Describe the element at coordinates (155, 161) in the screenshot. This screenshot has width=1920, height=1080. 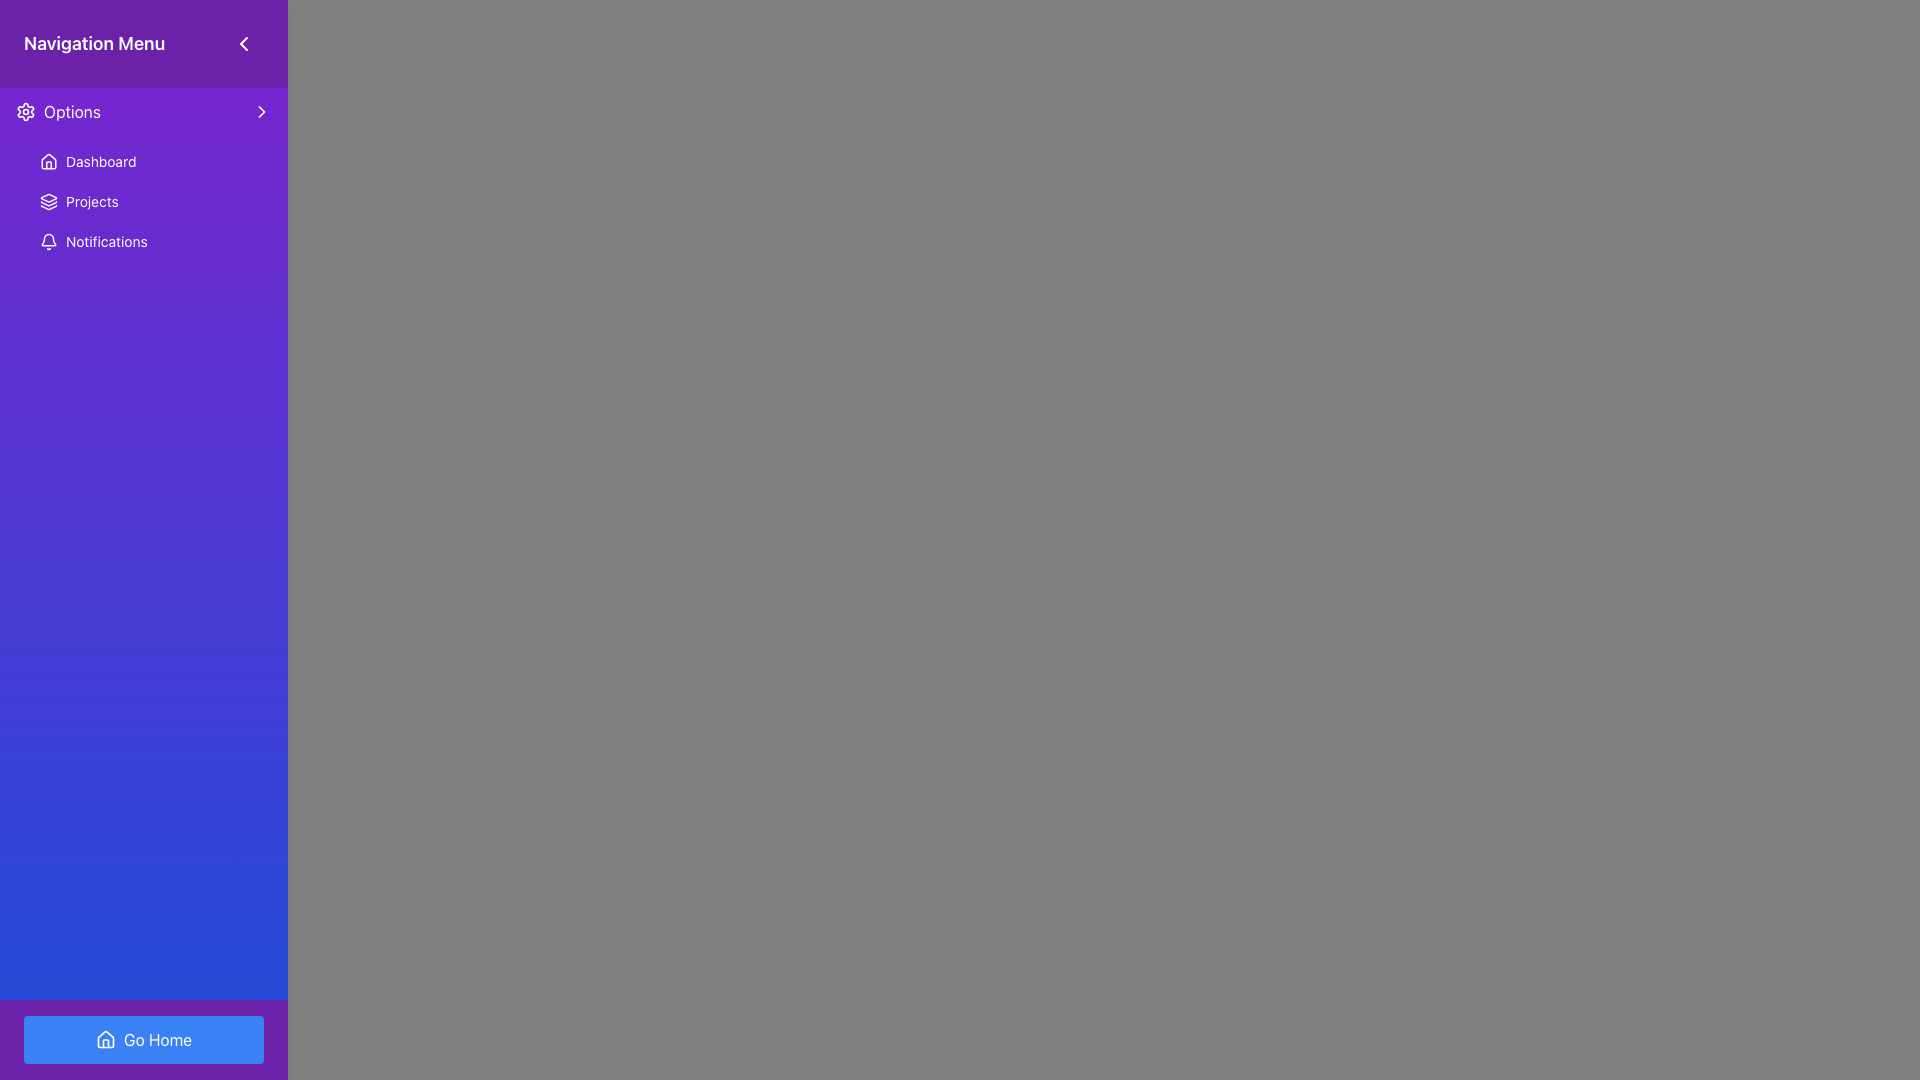
I see `the 'Dashboard' navigation link in the left-side menu` at that location.